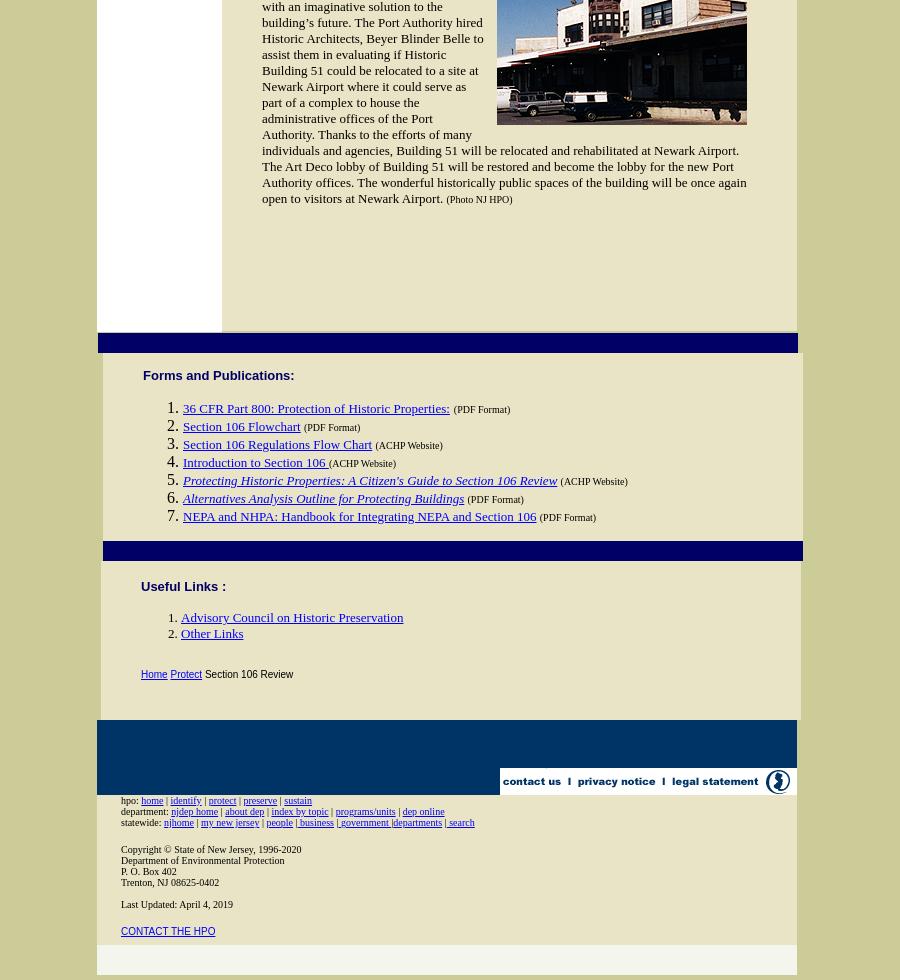  What do you see at coordinates (142, 822) in the screenshot?
I see `'statewide:'` at bounding box center [142, 822].